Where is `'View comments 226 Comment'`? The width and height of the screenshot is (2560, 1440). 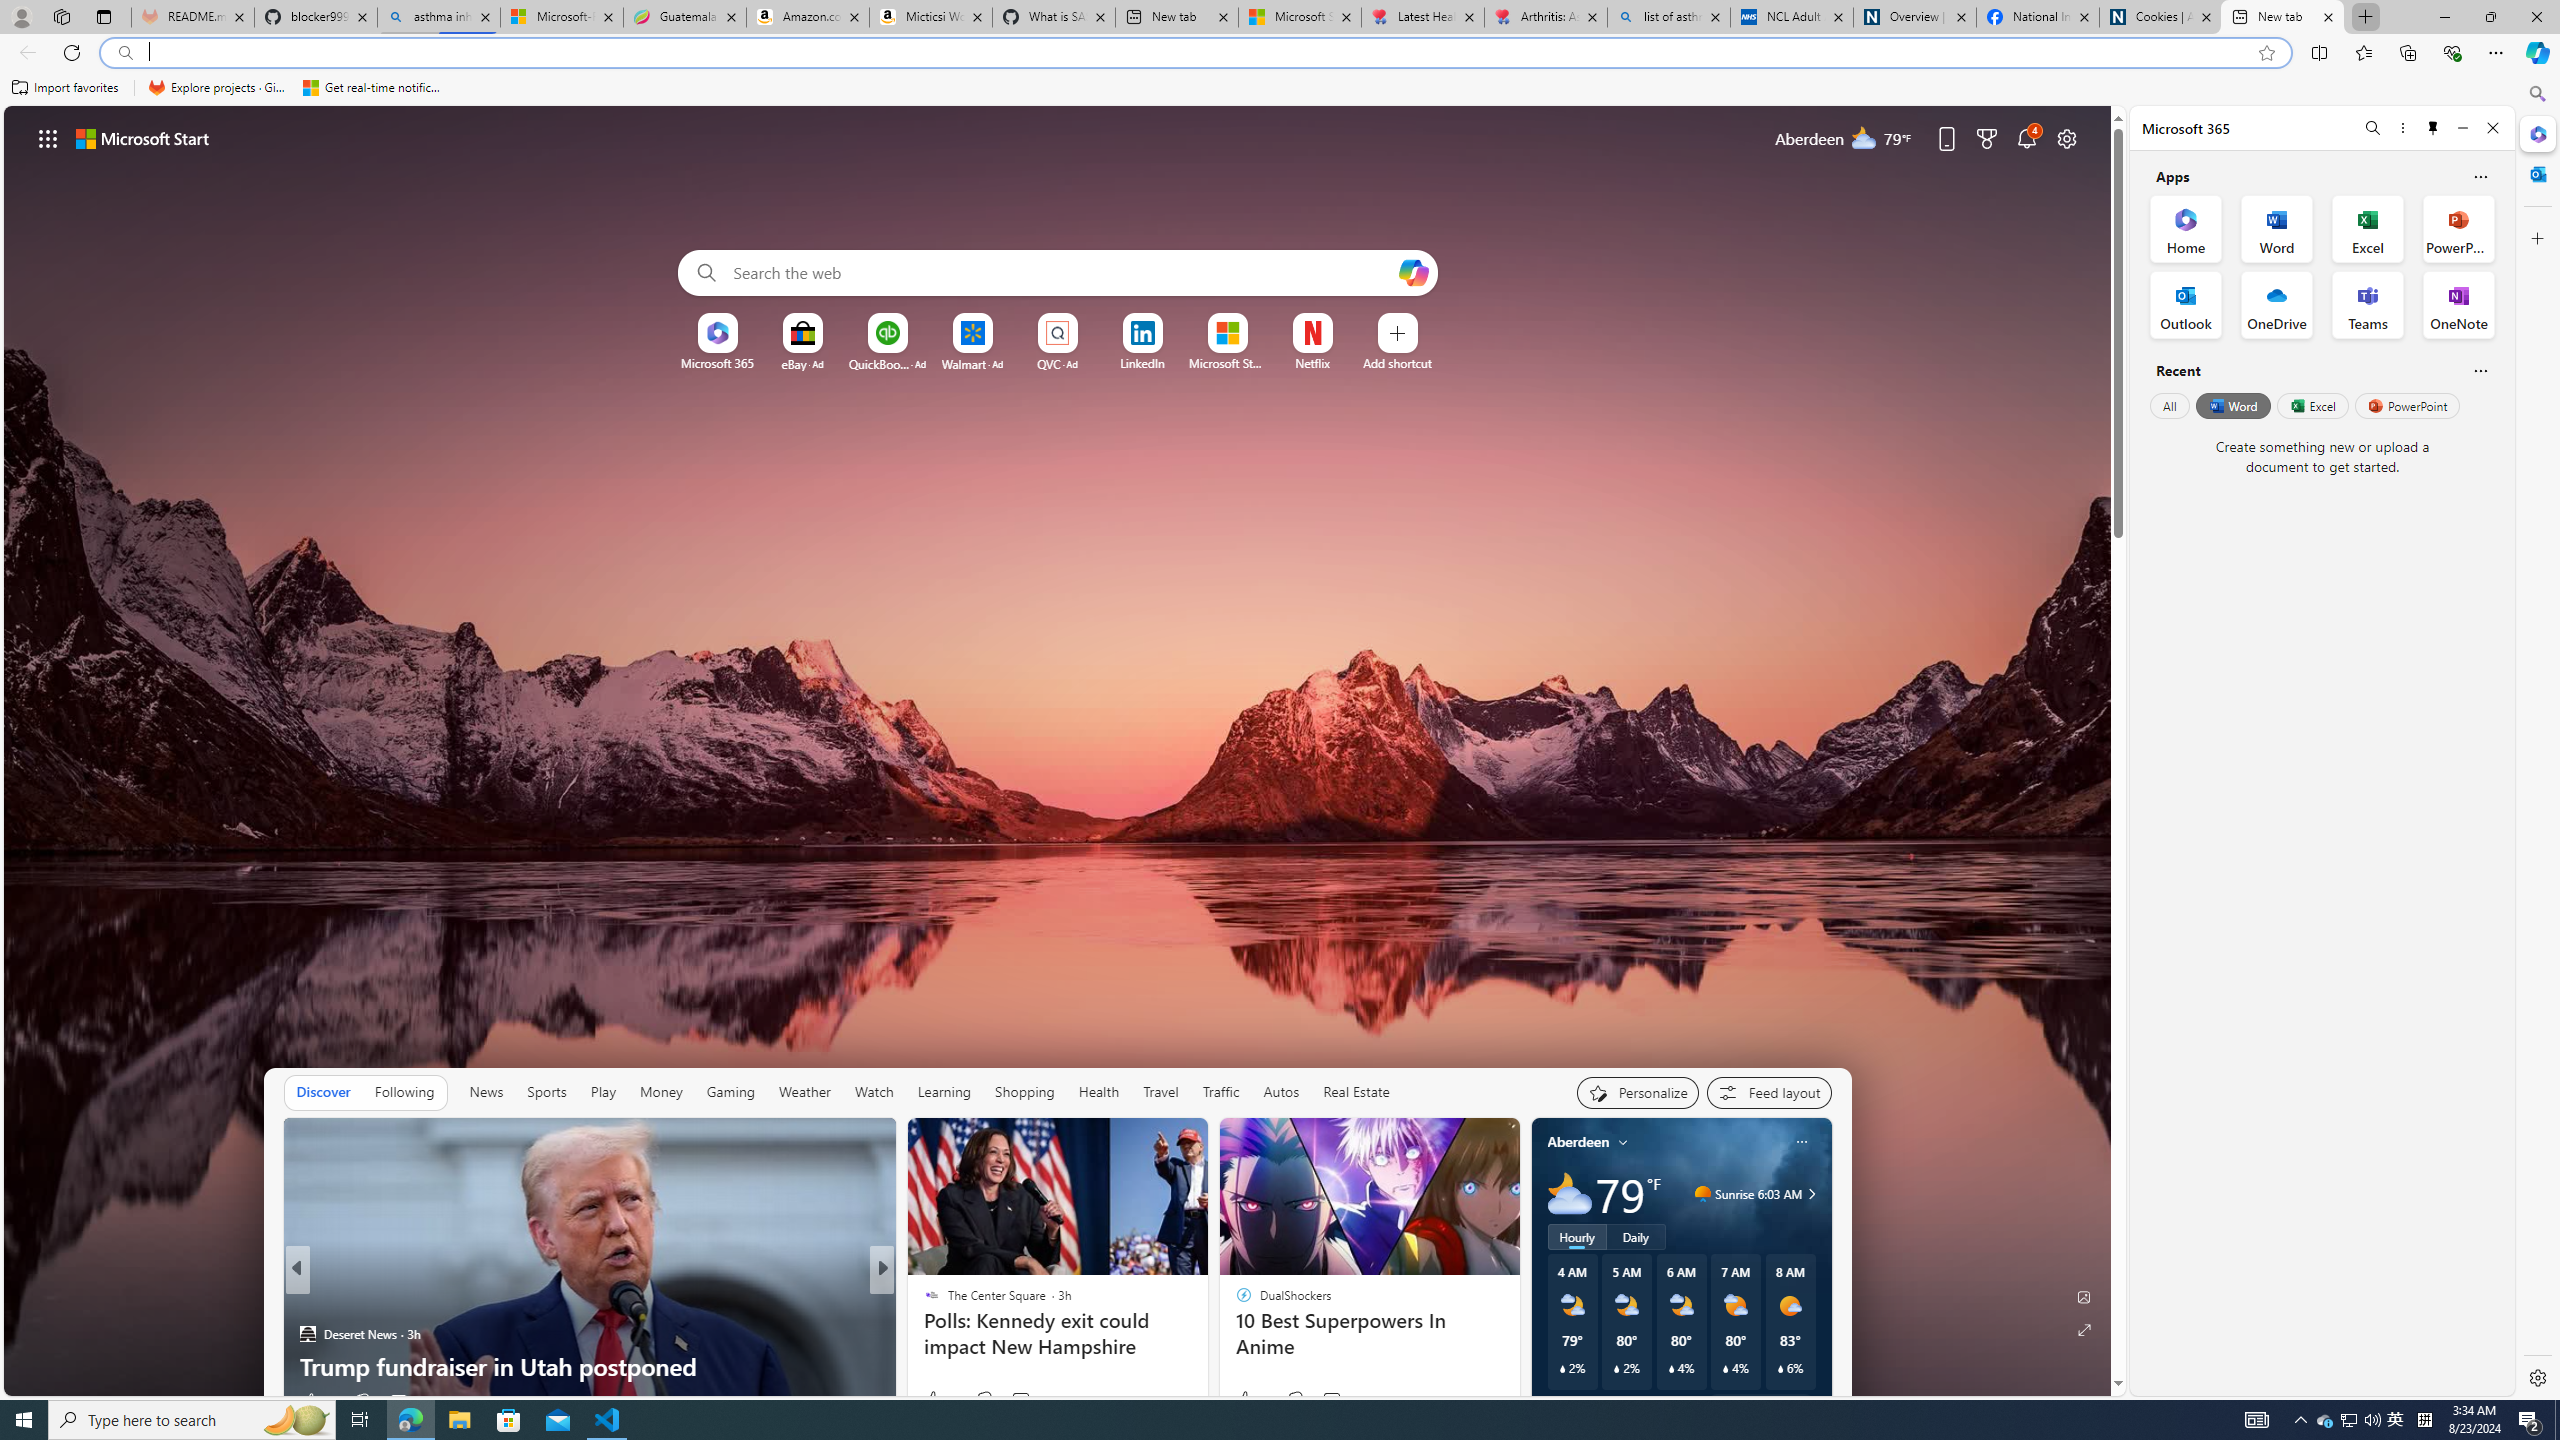
'View comments 226 Comment' is located at coordinates (1026, 1401).